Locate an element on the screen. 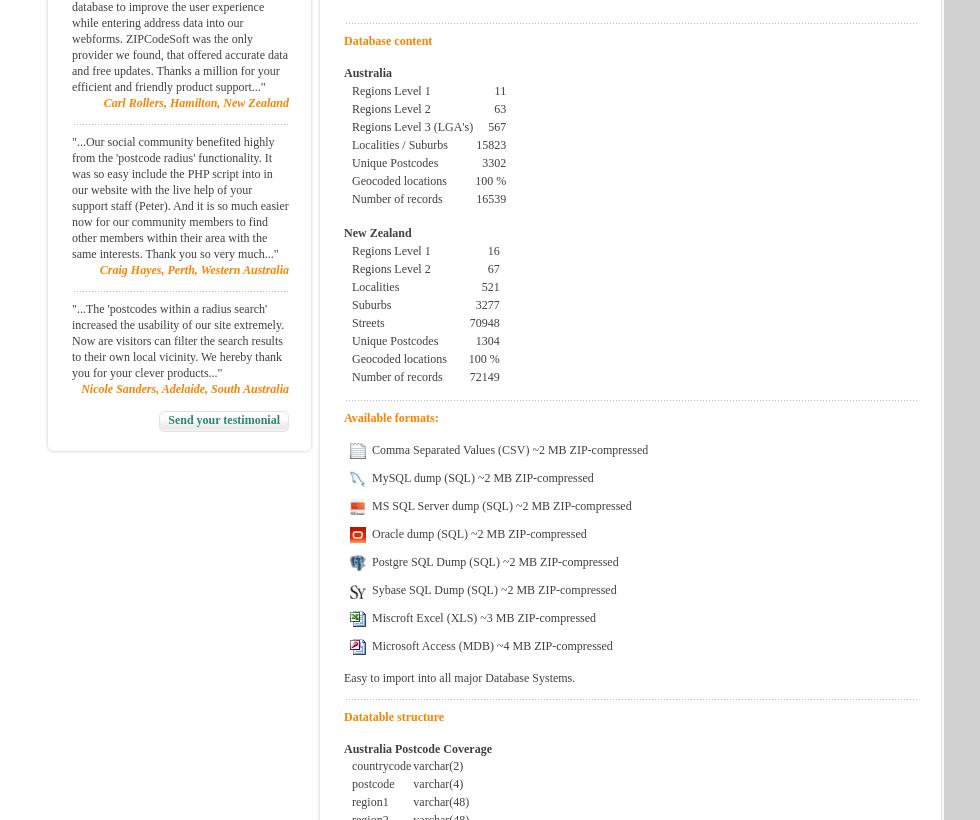  'Streets' is located at coordinates (346, 321).